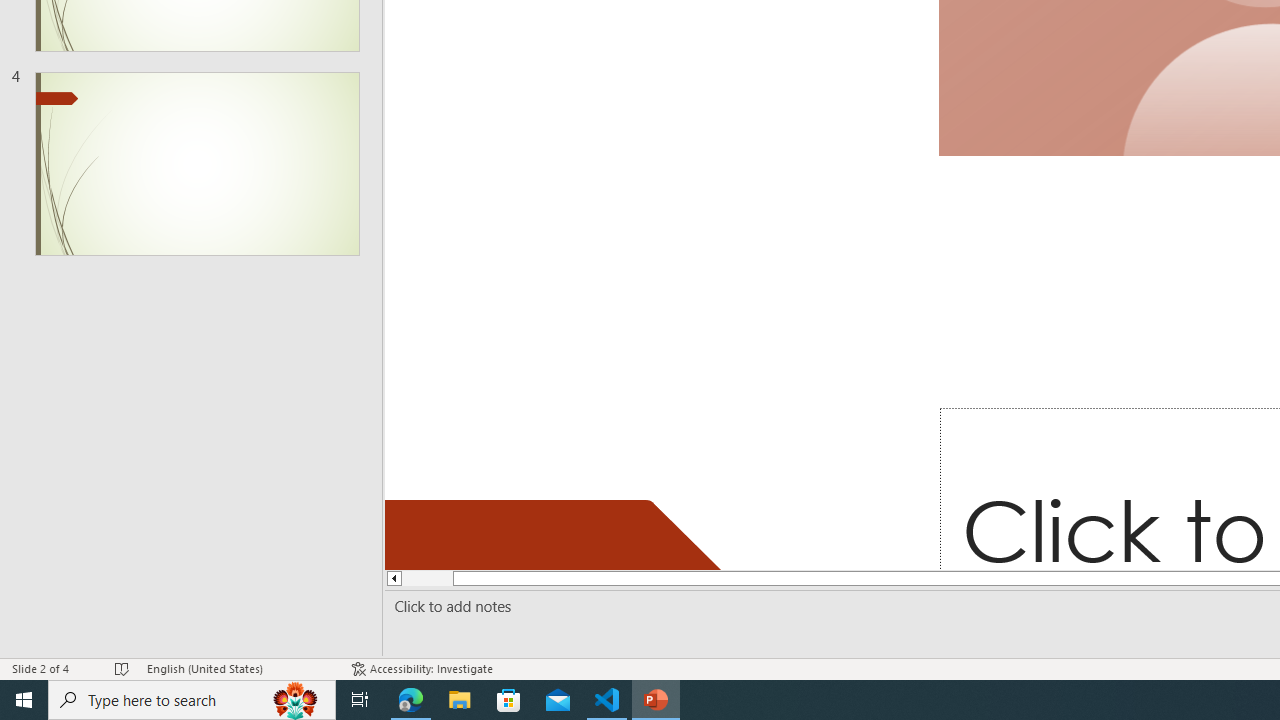  What do you see at coordinates (561, 533) in the screenshot?
I see `'Decorative Locked'` at bounding box center [561, 533].